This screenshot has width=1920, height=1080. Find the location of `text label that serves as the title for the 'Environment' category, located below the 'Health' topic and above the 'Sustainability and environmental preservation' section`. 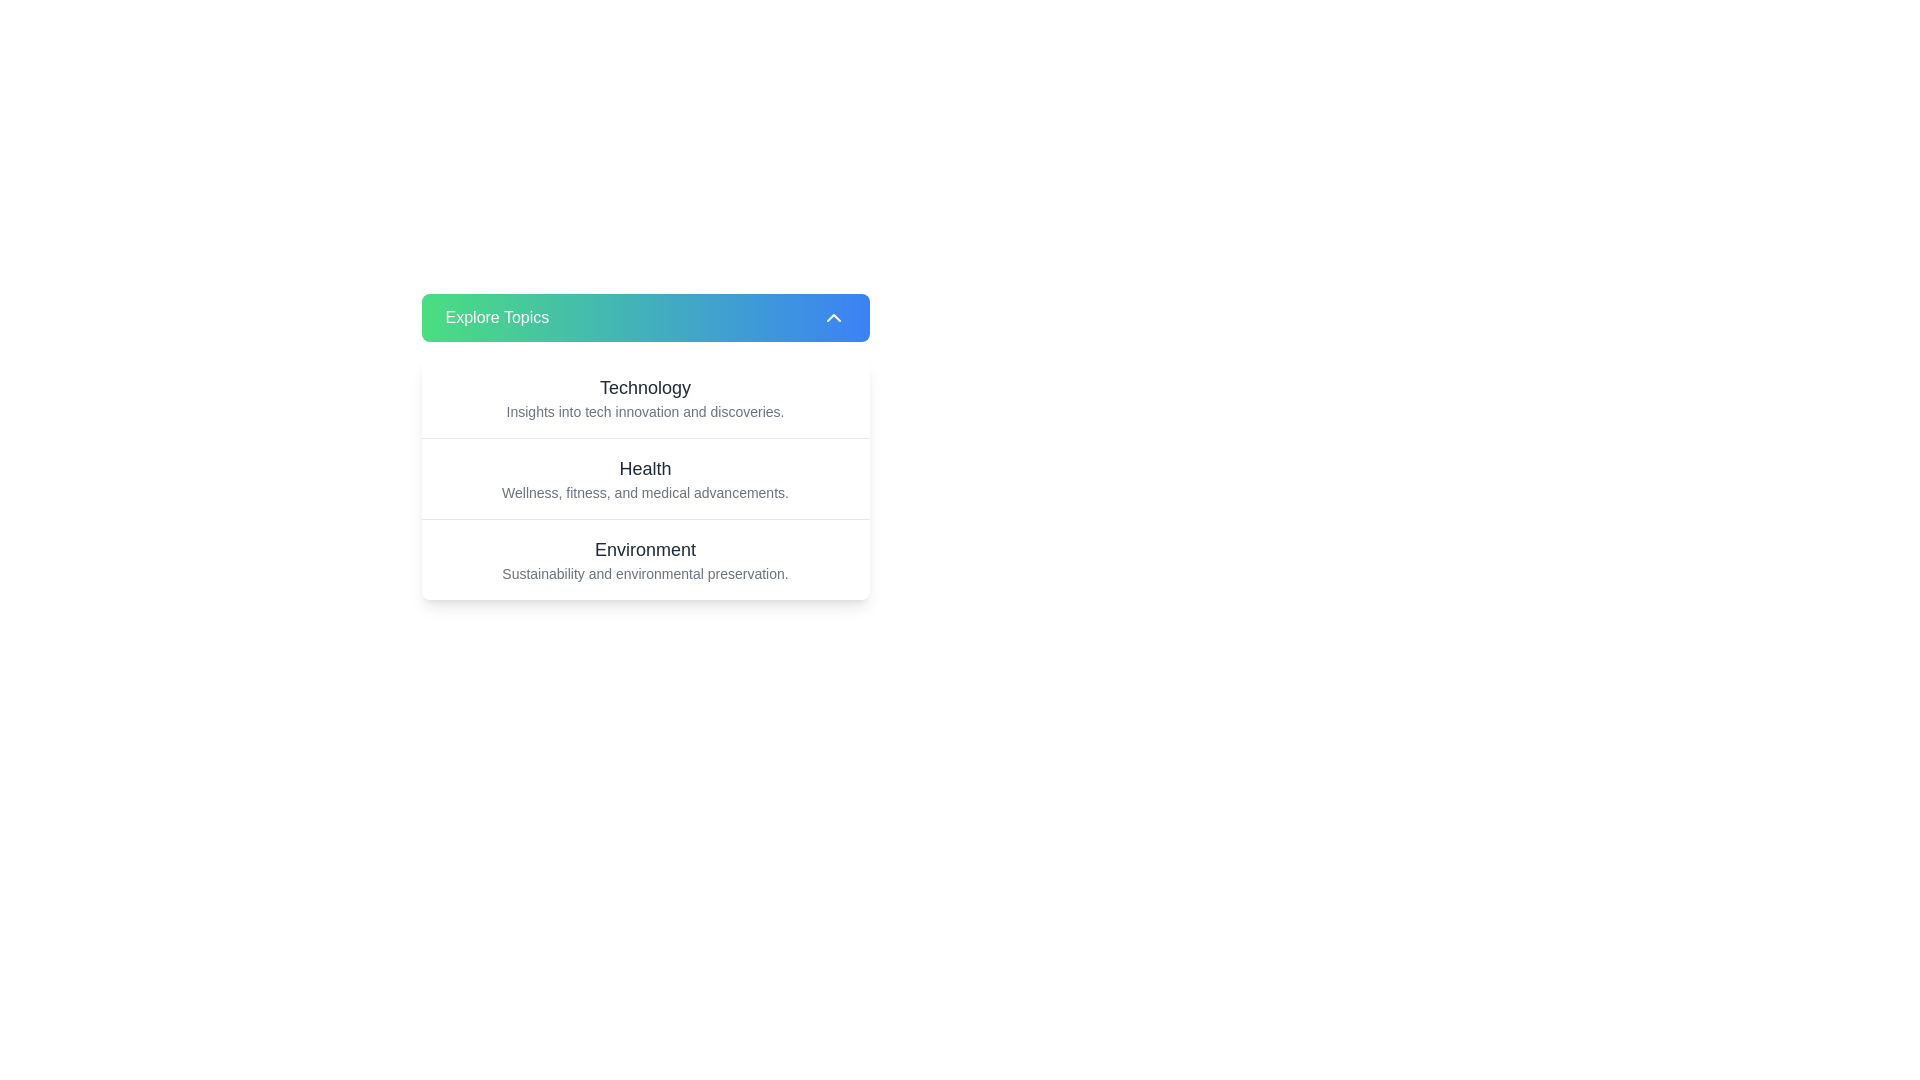

text label that serves as the title for the 'Environment' category, located below the 'Health' topic and above the 'Sustainability and environmental preservation' section is located at coordinates (645, 550).